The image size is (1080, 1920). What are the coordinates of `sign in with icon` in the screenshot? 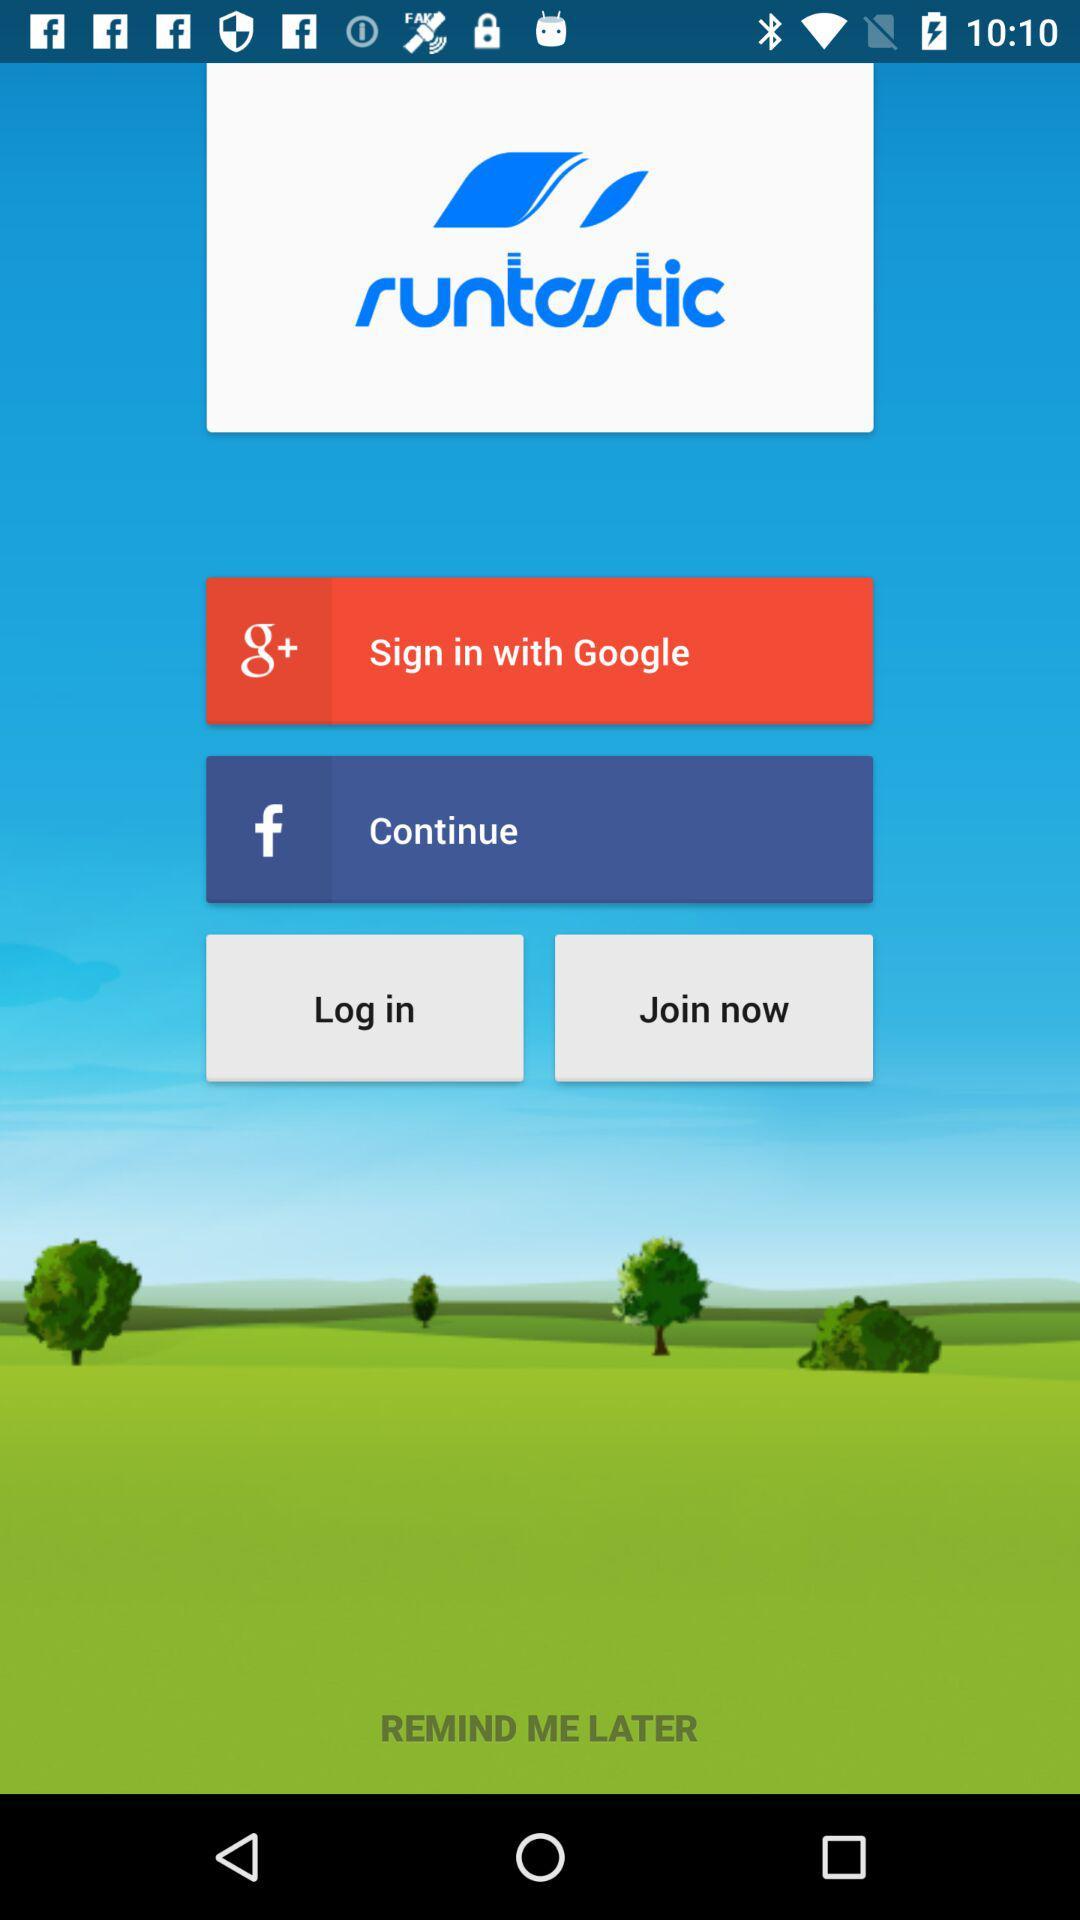 It's located at (538, 651).